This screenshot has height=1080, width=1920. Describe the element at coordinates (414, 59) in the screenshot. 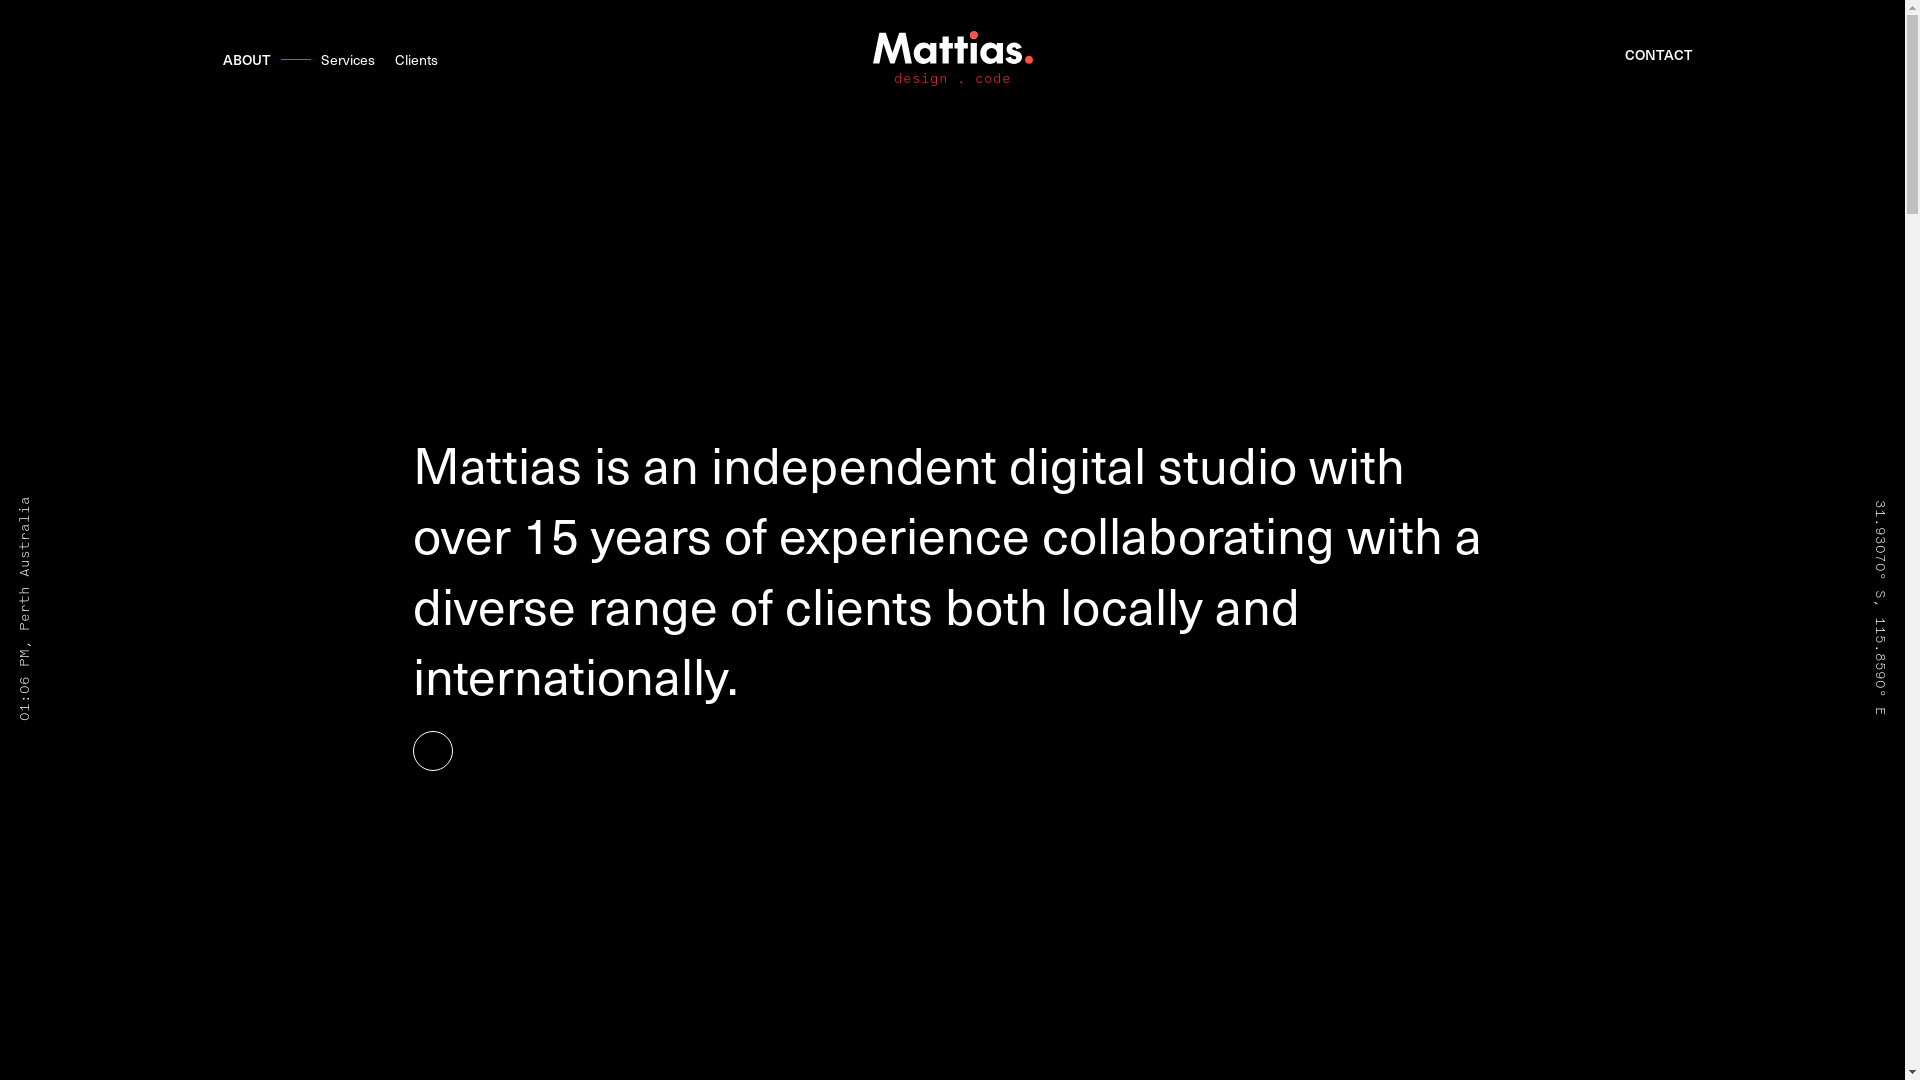

I see `'Clients'` at that location.